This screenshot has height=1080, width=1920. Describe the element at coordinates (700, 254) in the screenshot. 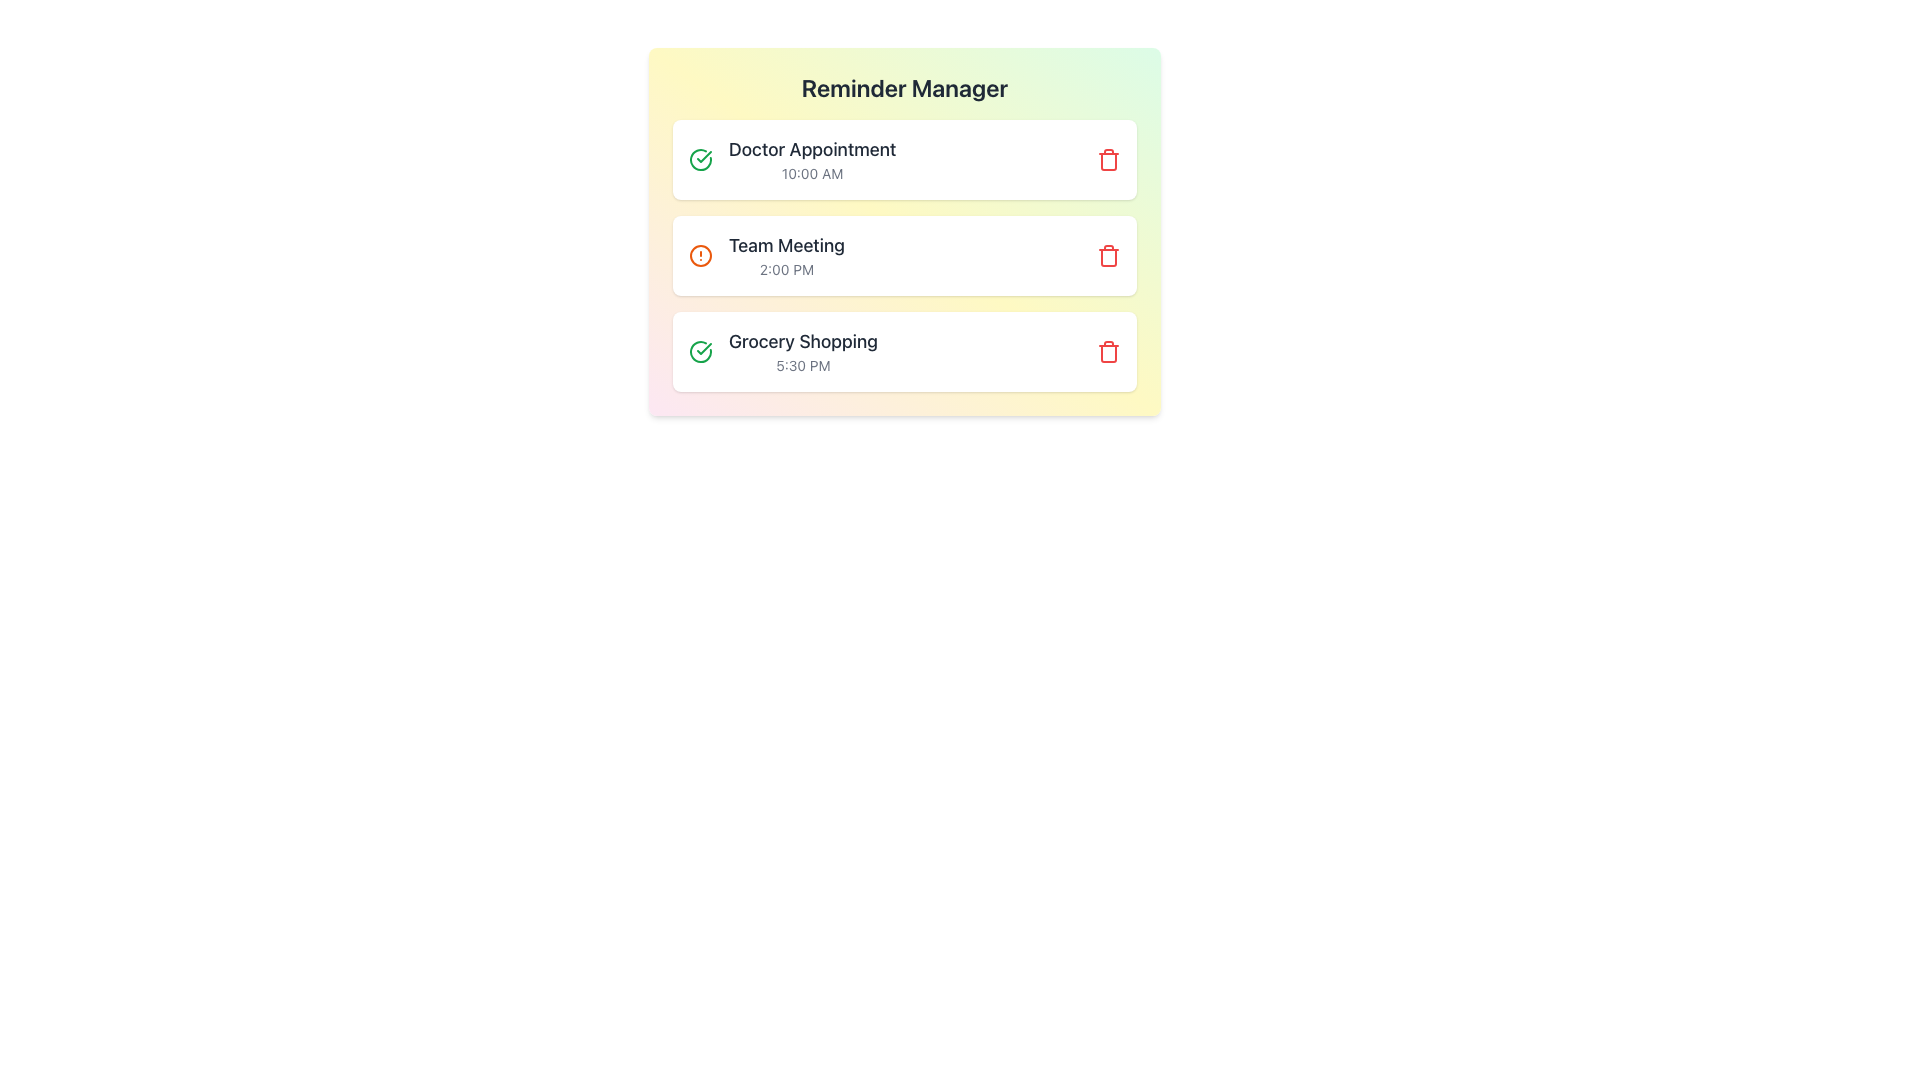

I see `the circular graphical element that serves as a visual part of the alert icon for the 'Team Meeting' item, positioned between the green checkmark icon and the '2:00 PM' text` at that location.